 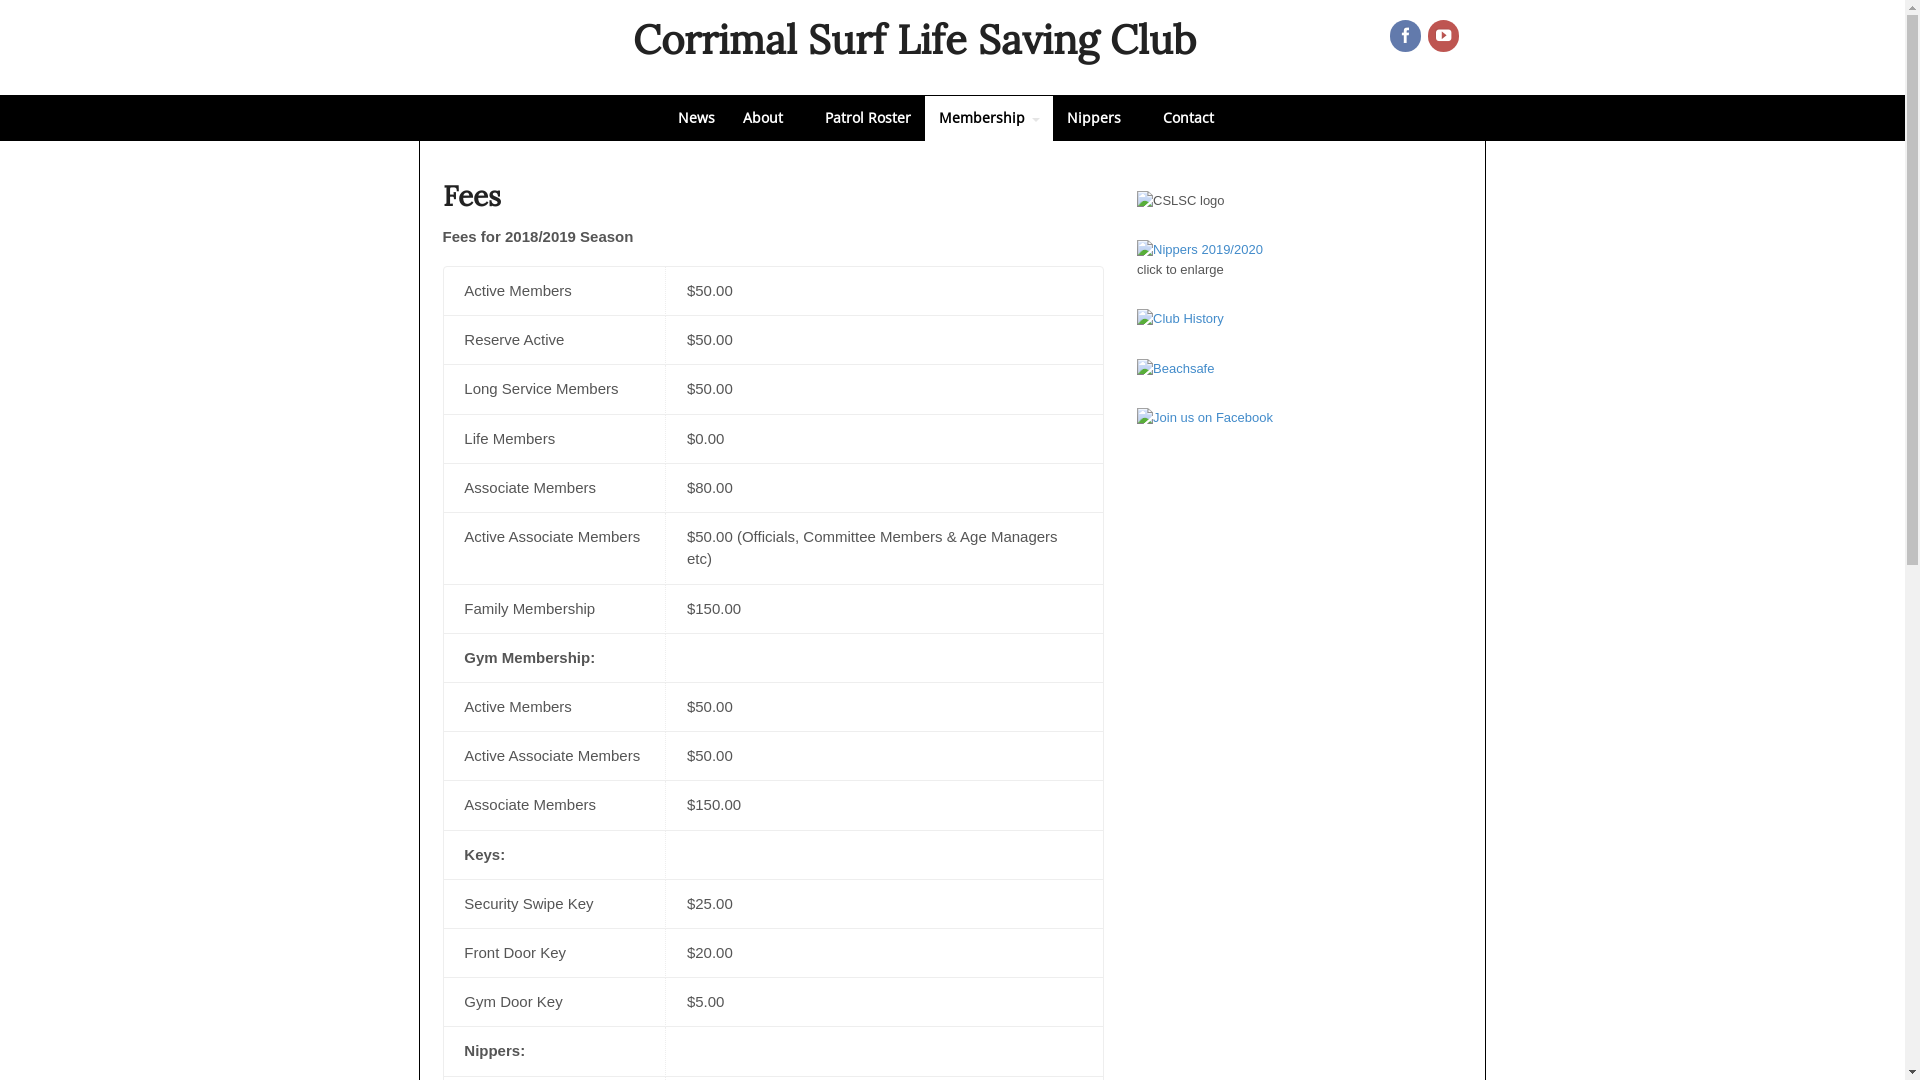 What do you see at coordinates (1444, 37) in the screenshot?
I see `'YouTube'` at bounding box center [1444, 37].